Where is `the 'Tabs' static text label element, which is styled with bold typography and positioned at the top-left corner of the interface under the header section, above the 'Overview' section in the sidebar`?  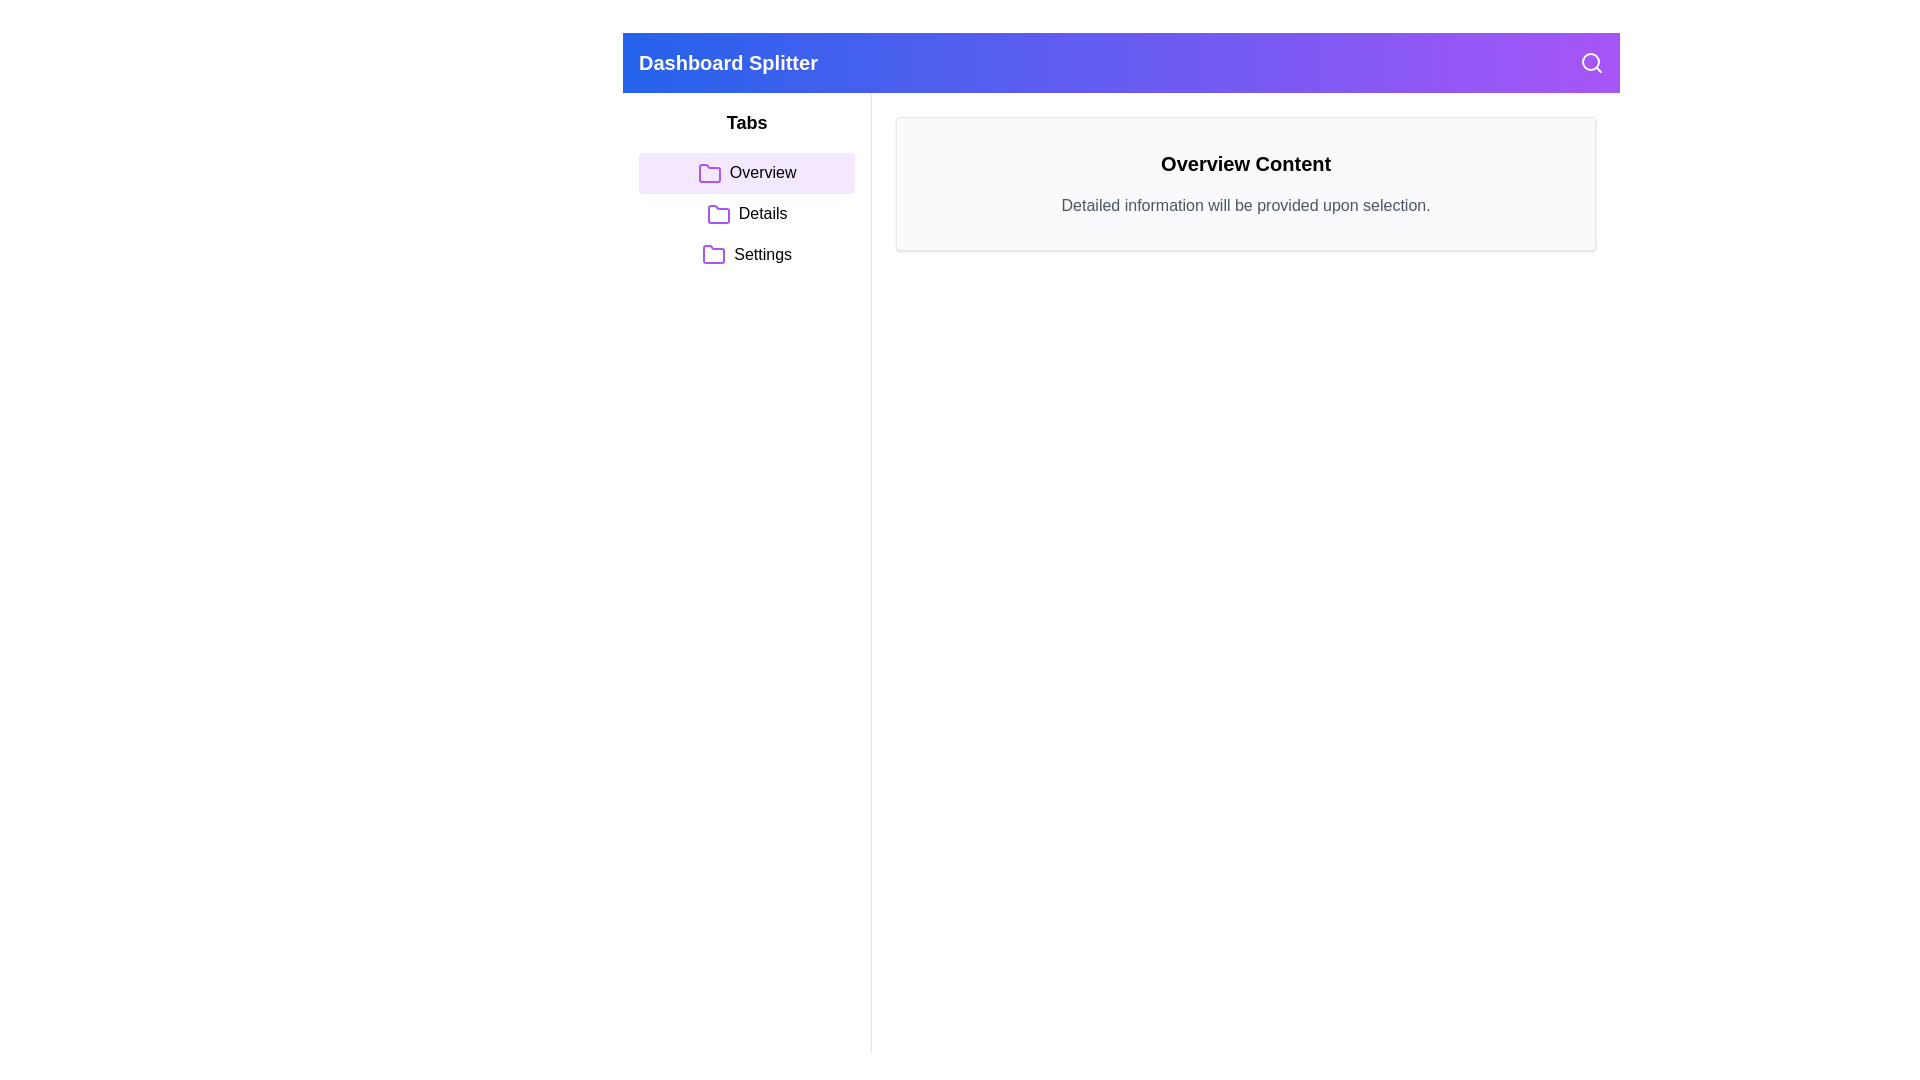 the 'Tabs' static text label element, which is styled with bold typography and positioned at the top-left corner of the interface under the header section, above the 'Overview' section in the sidebar is located at coordinates (746, 123).